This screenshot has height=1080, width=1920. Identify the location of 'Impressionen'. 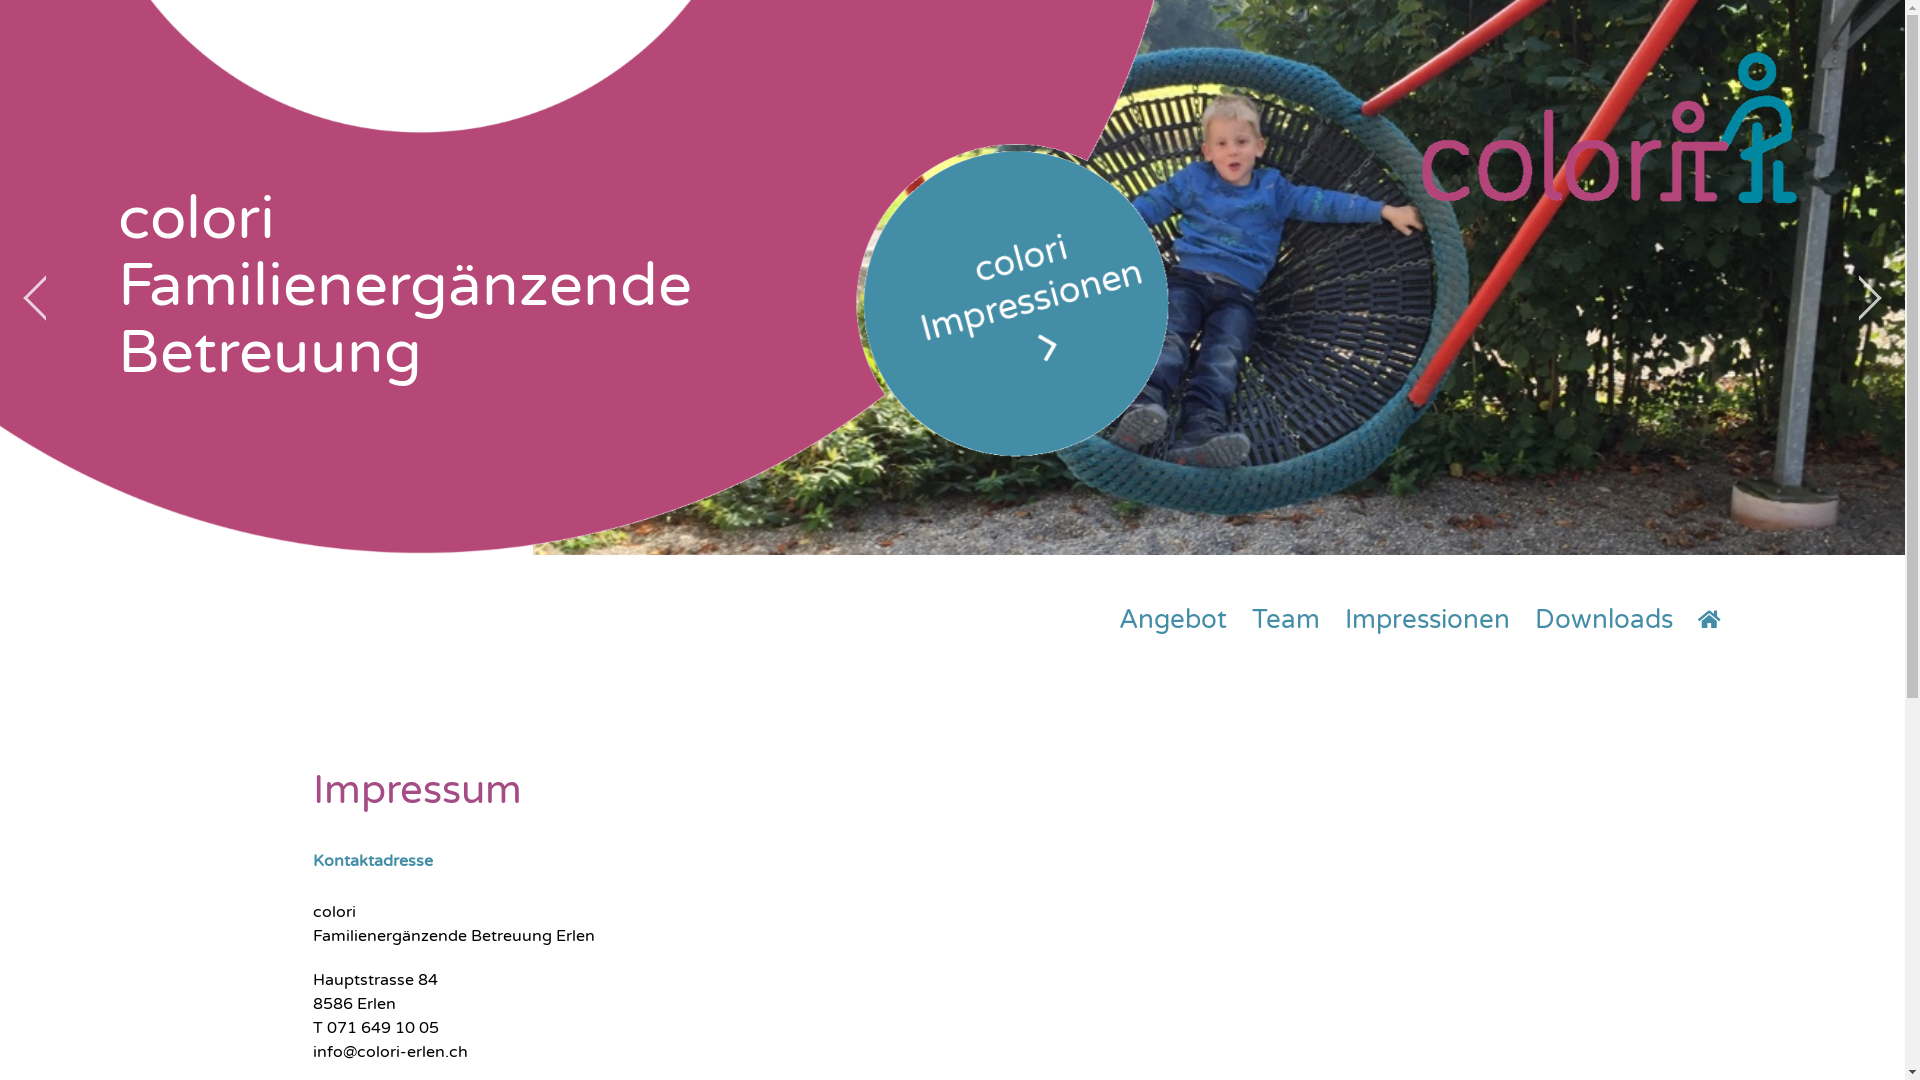
(1426, 619).